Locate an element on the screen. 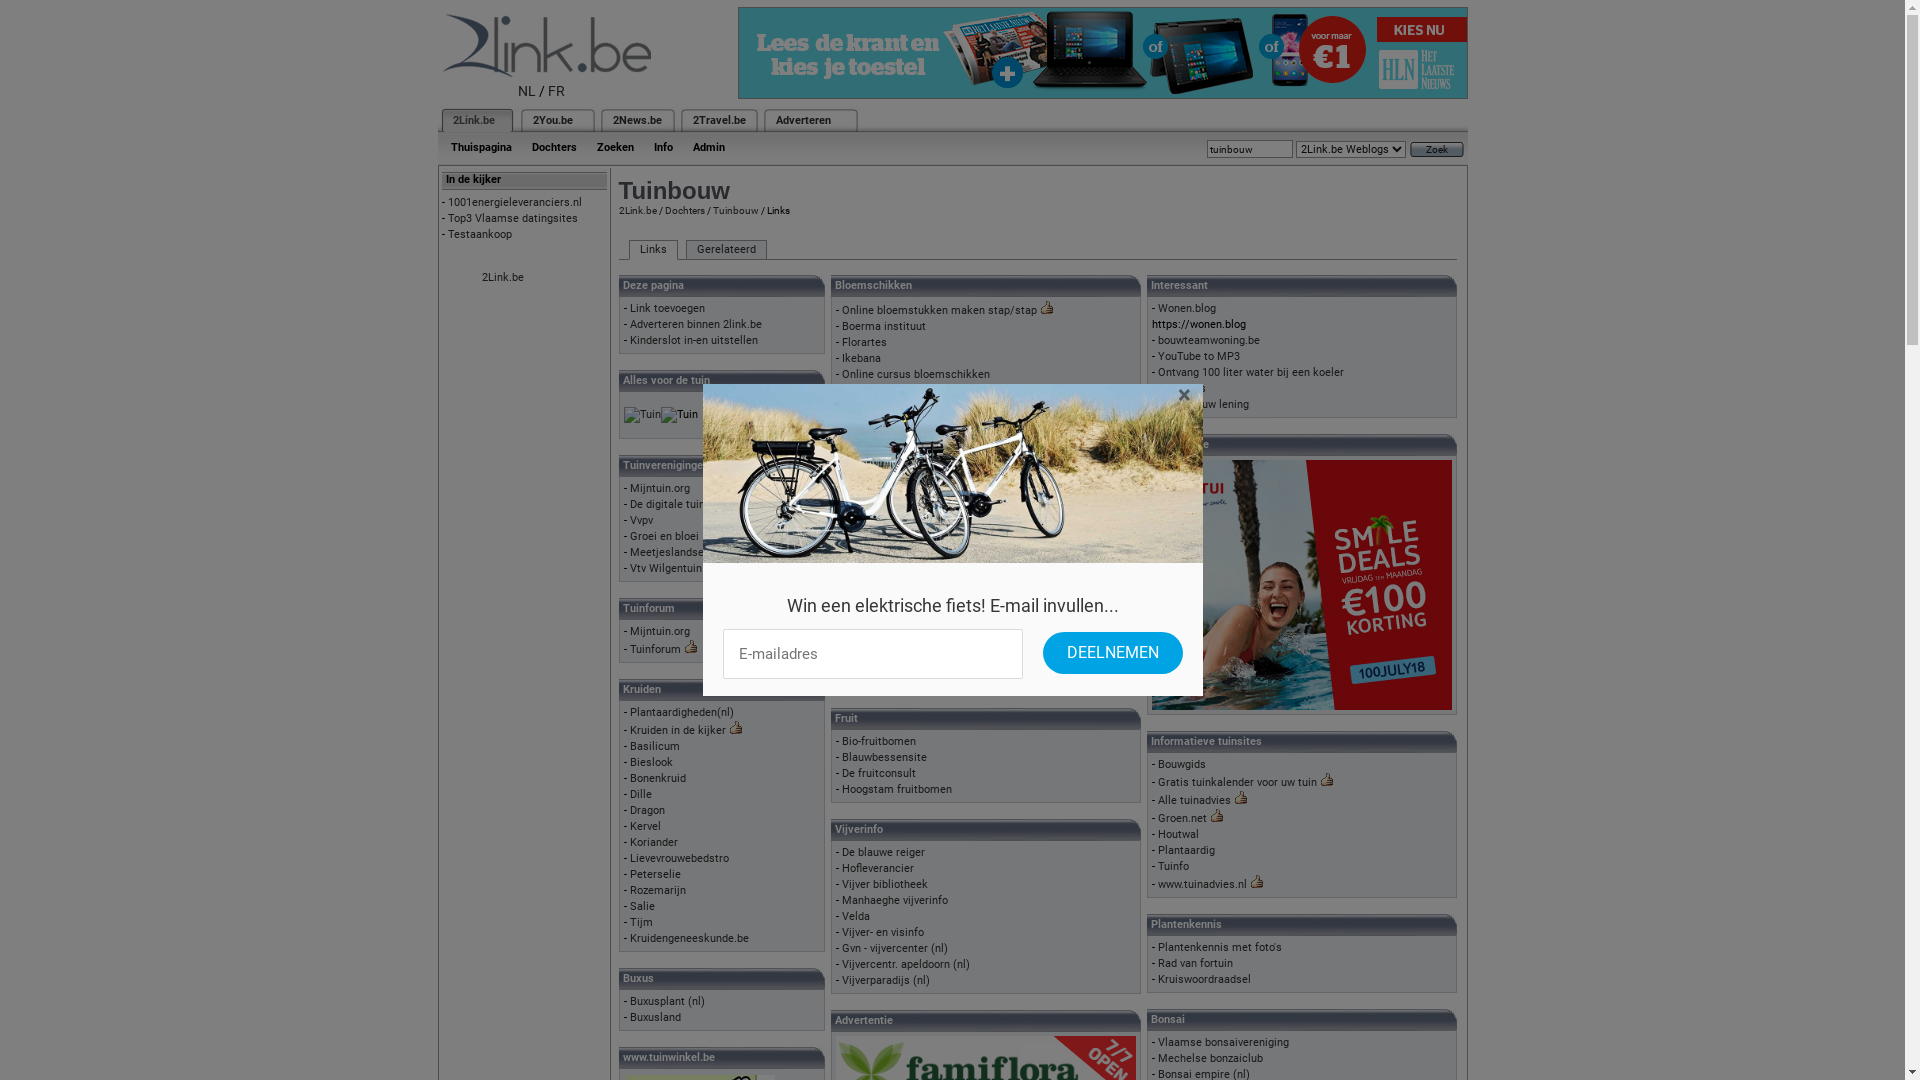  'Kinderslot in-en uitstellen' is located at coordinates (694, 339).